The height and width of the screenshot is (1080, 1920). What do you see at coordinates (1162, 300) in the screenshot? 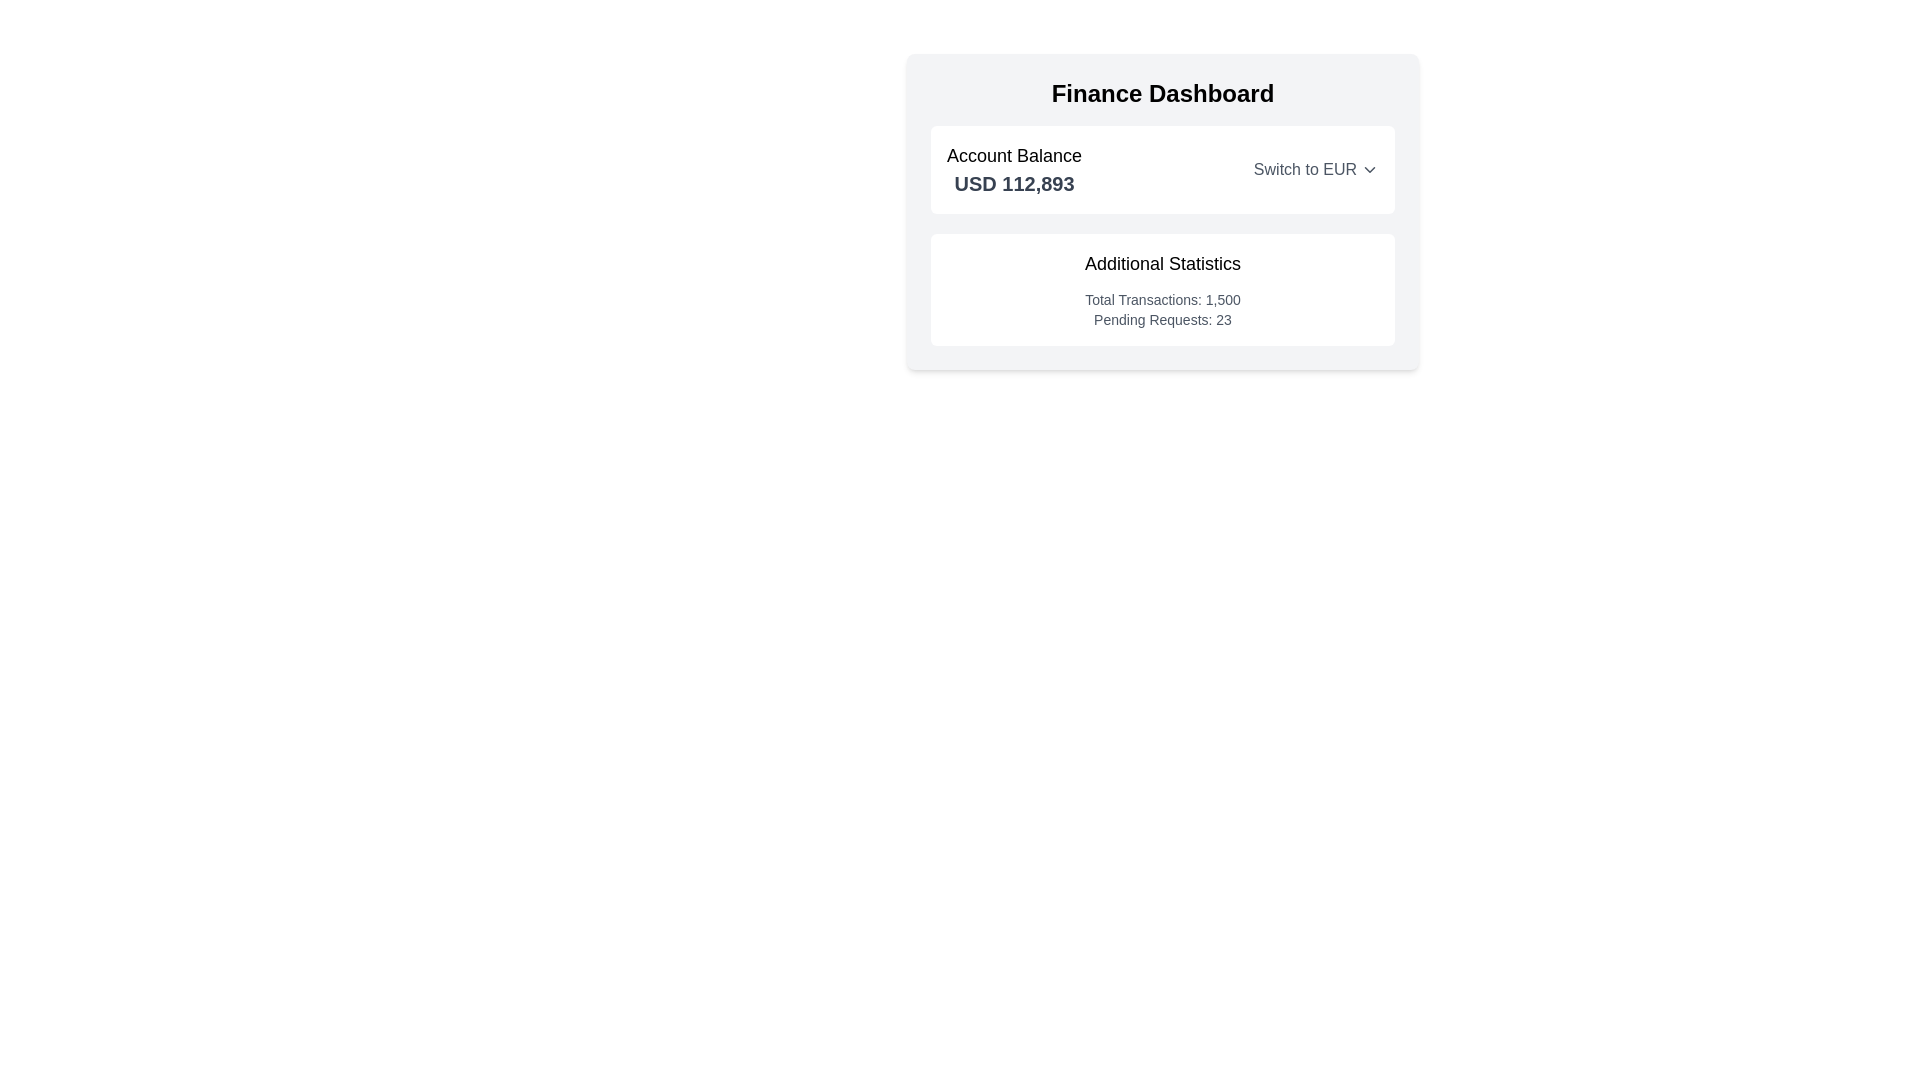
I see `the Text Label that displays the total number of transactions, located just below the 'Additional Statistics' heading` at bounding box center [1162, 300].